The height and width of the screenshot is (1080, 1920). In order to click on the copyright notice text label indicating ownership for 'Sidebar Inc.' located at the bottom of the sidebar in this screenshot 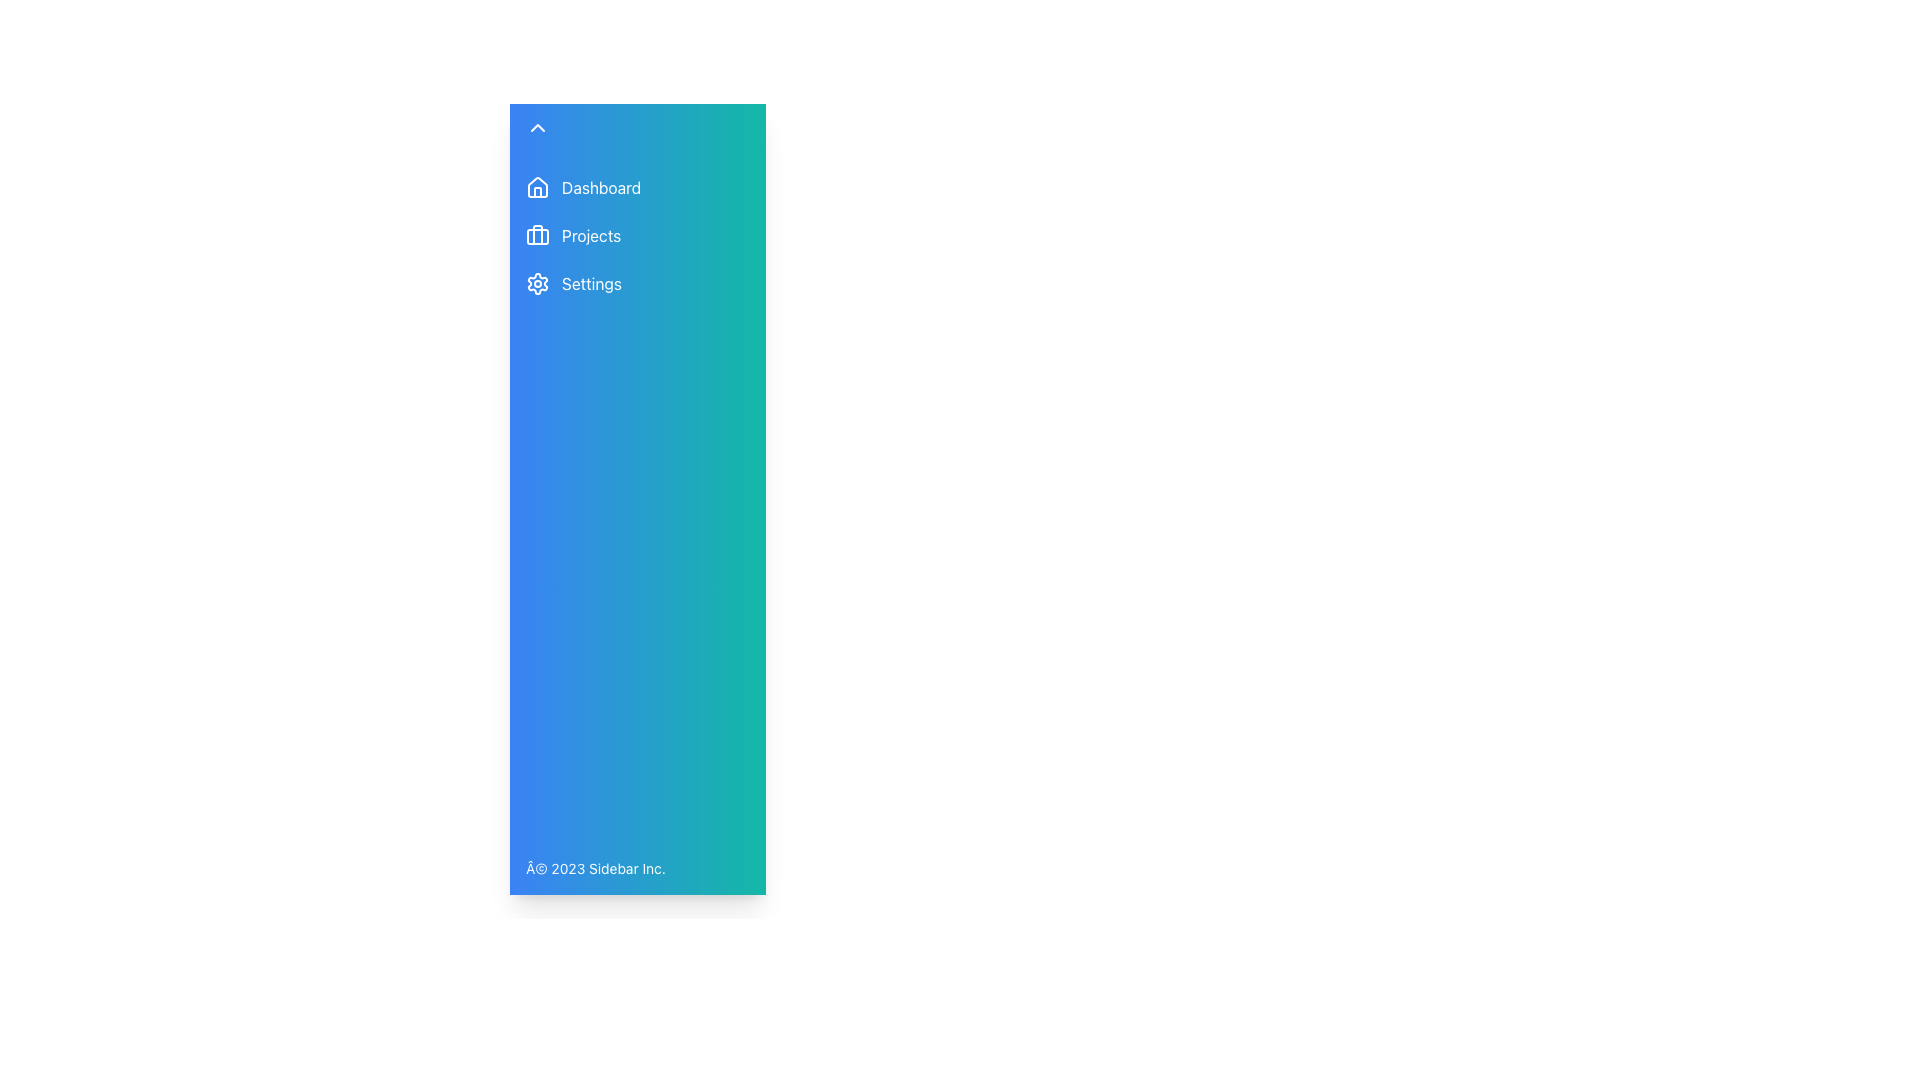, I will do `click(594, 867)`.